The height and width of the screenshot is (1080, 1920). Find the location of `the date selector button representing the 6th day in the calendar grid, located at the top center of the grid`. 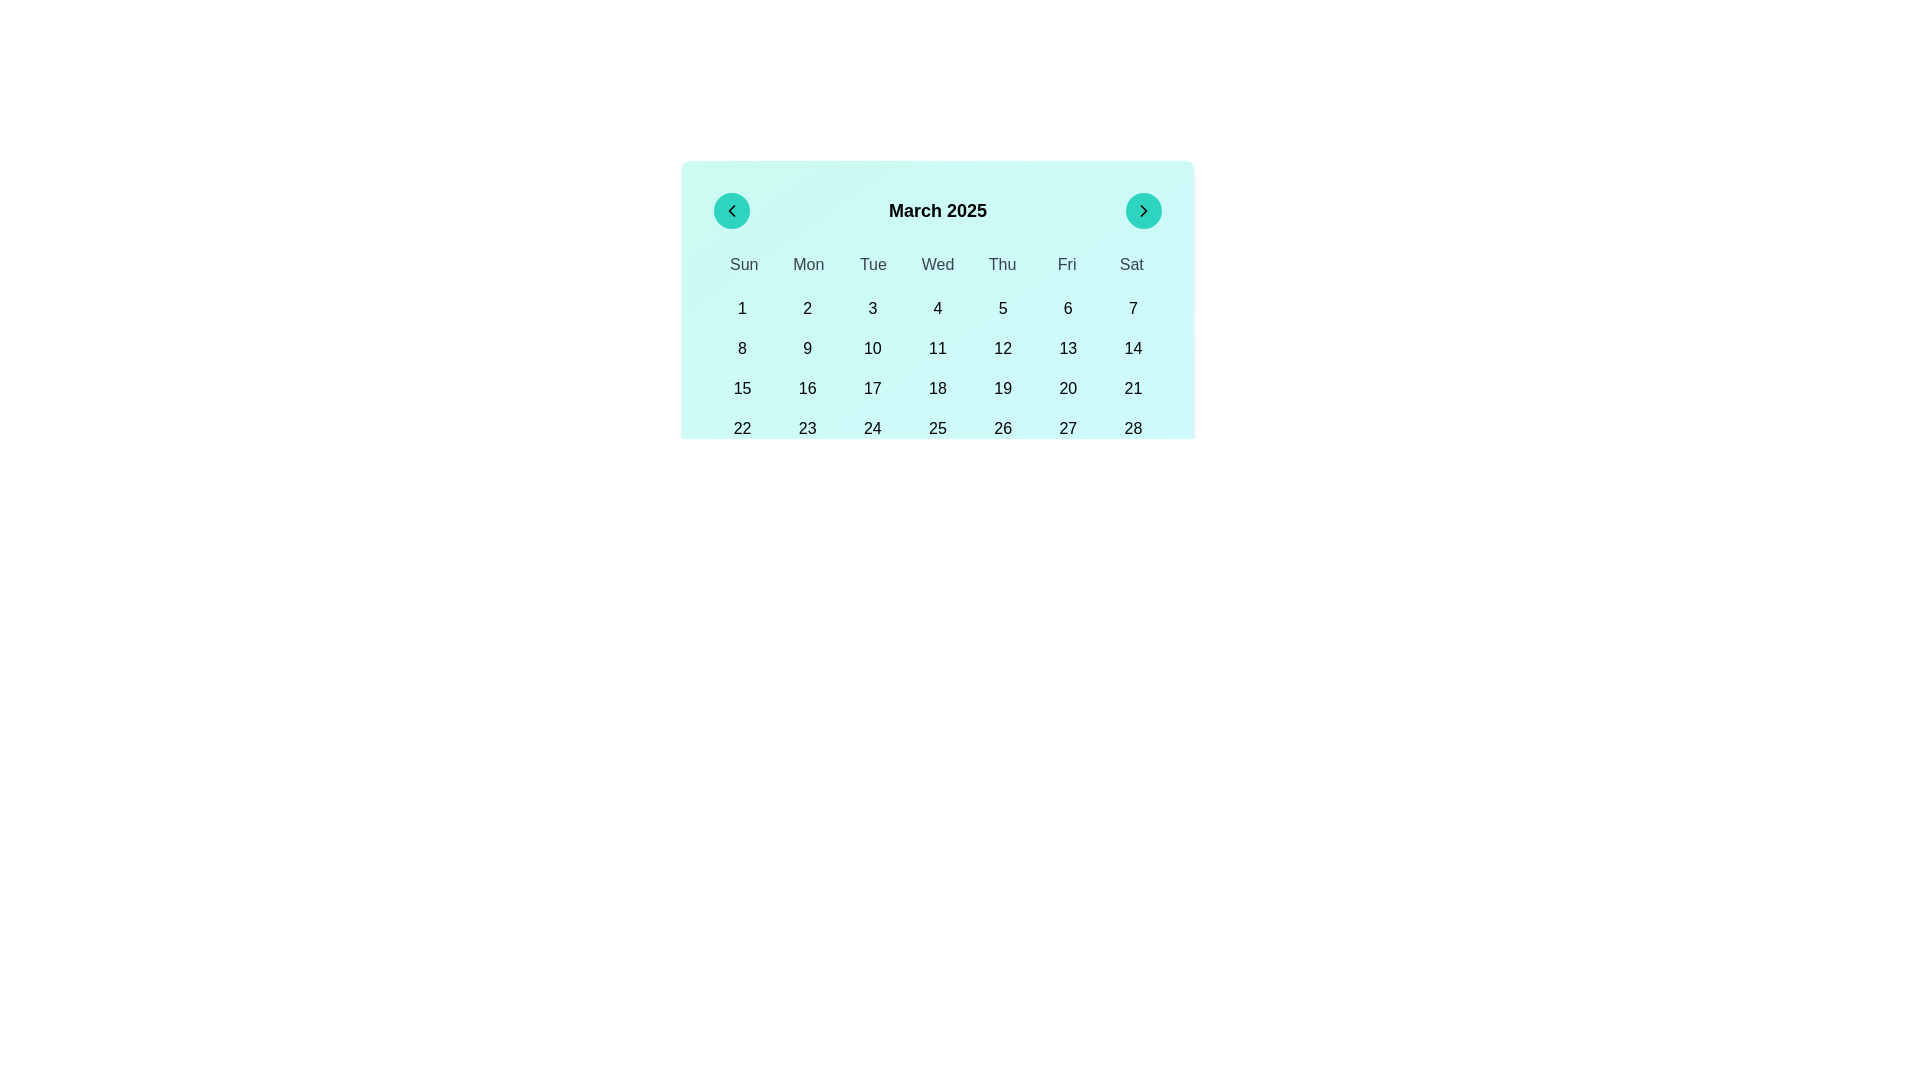

the date selector button representing the 6th day in the calendar grid, located at the top center of the grid is located at coordinates (1067, 308).